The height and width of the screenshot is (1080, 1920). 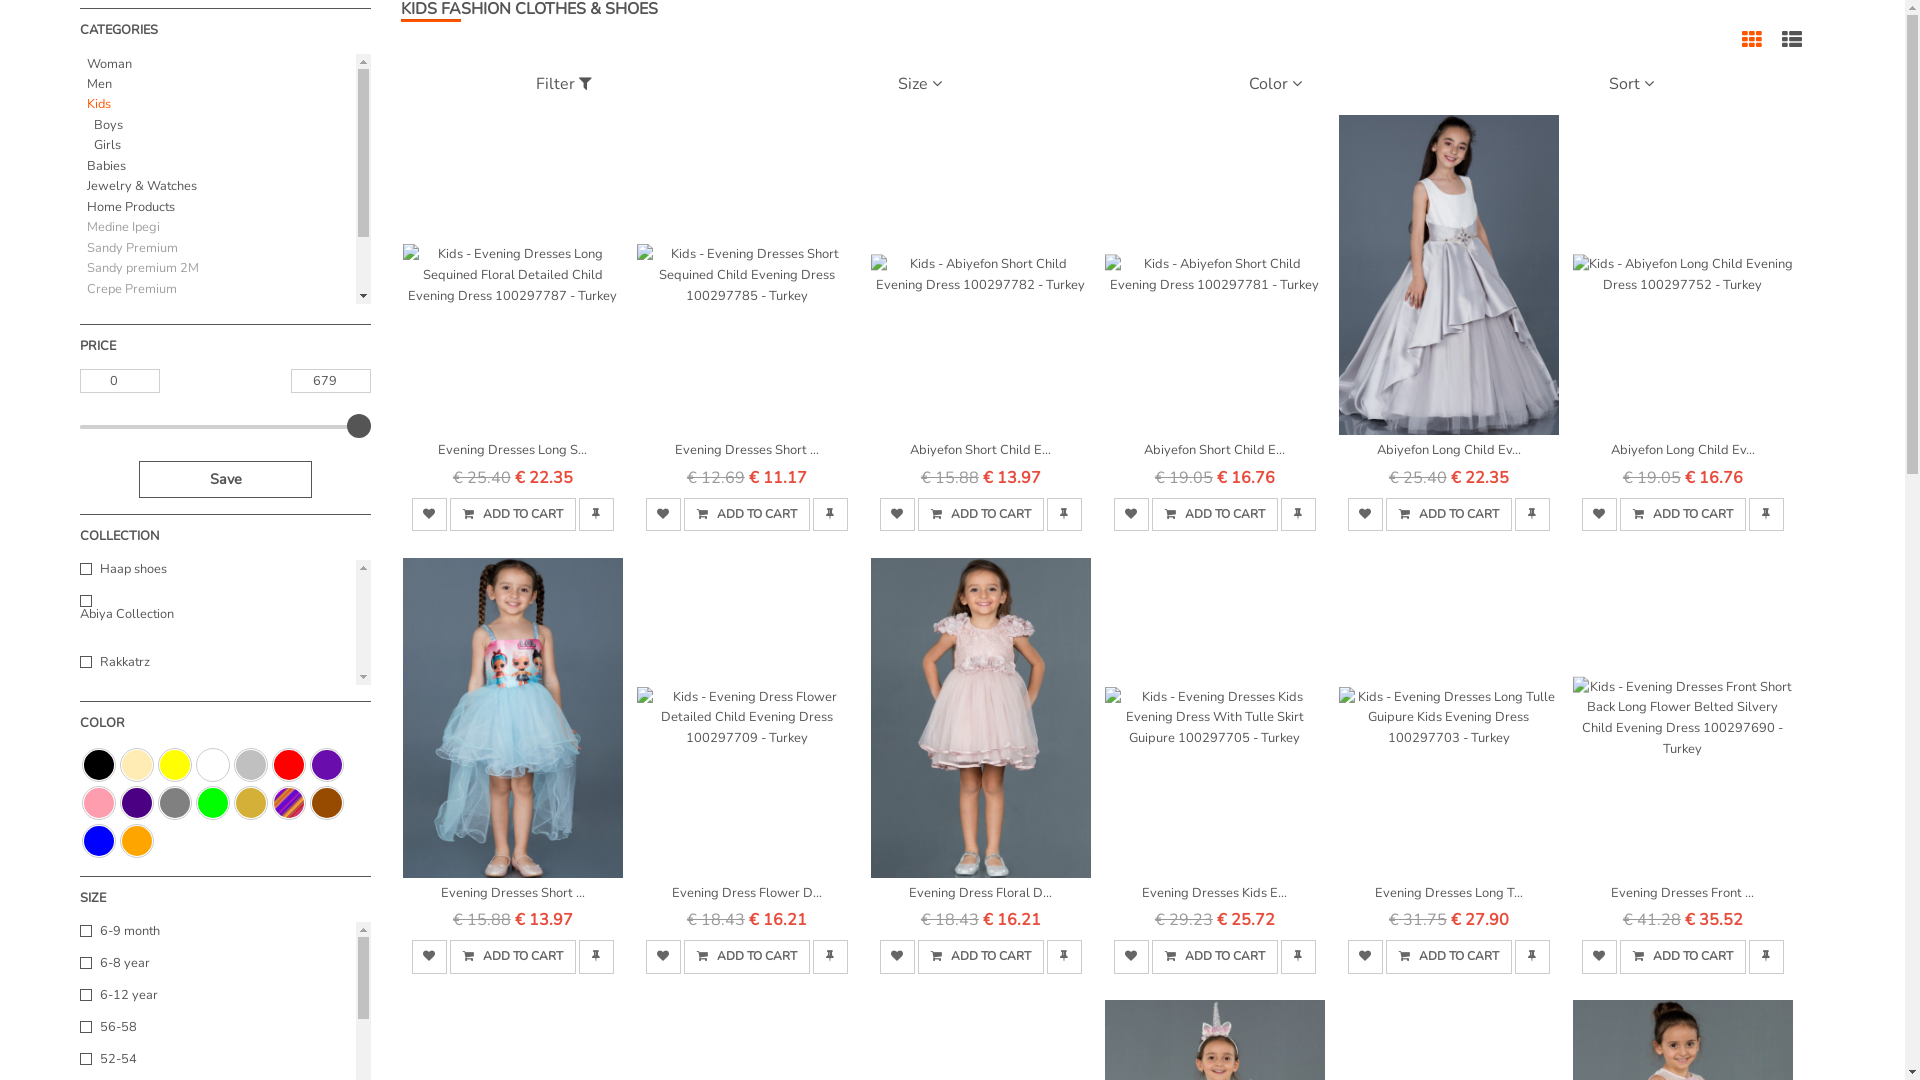 I want to click on 'Silver', so click(x=235, y=764).